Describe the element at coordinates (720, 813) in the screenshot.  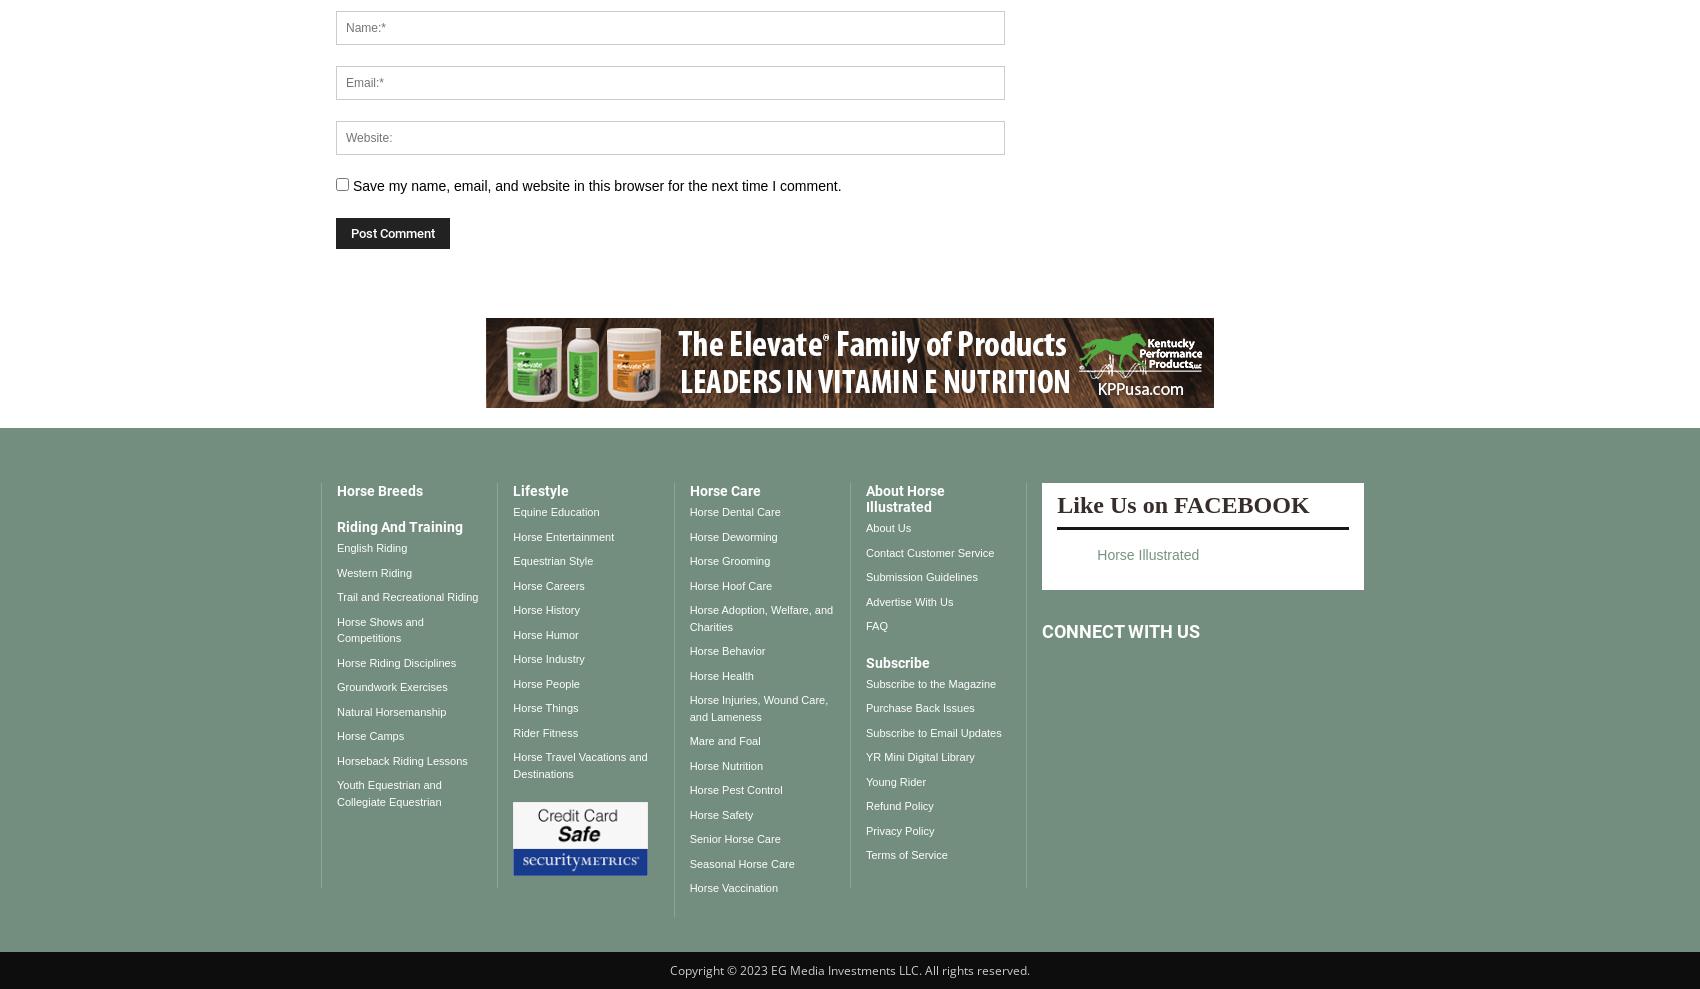
I see `'Horse Safety'` at that location.